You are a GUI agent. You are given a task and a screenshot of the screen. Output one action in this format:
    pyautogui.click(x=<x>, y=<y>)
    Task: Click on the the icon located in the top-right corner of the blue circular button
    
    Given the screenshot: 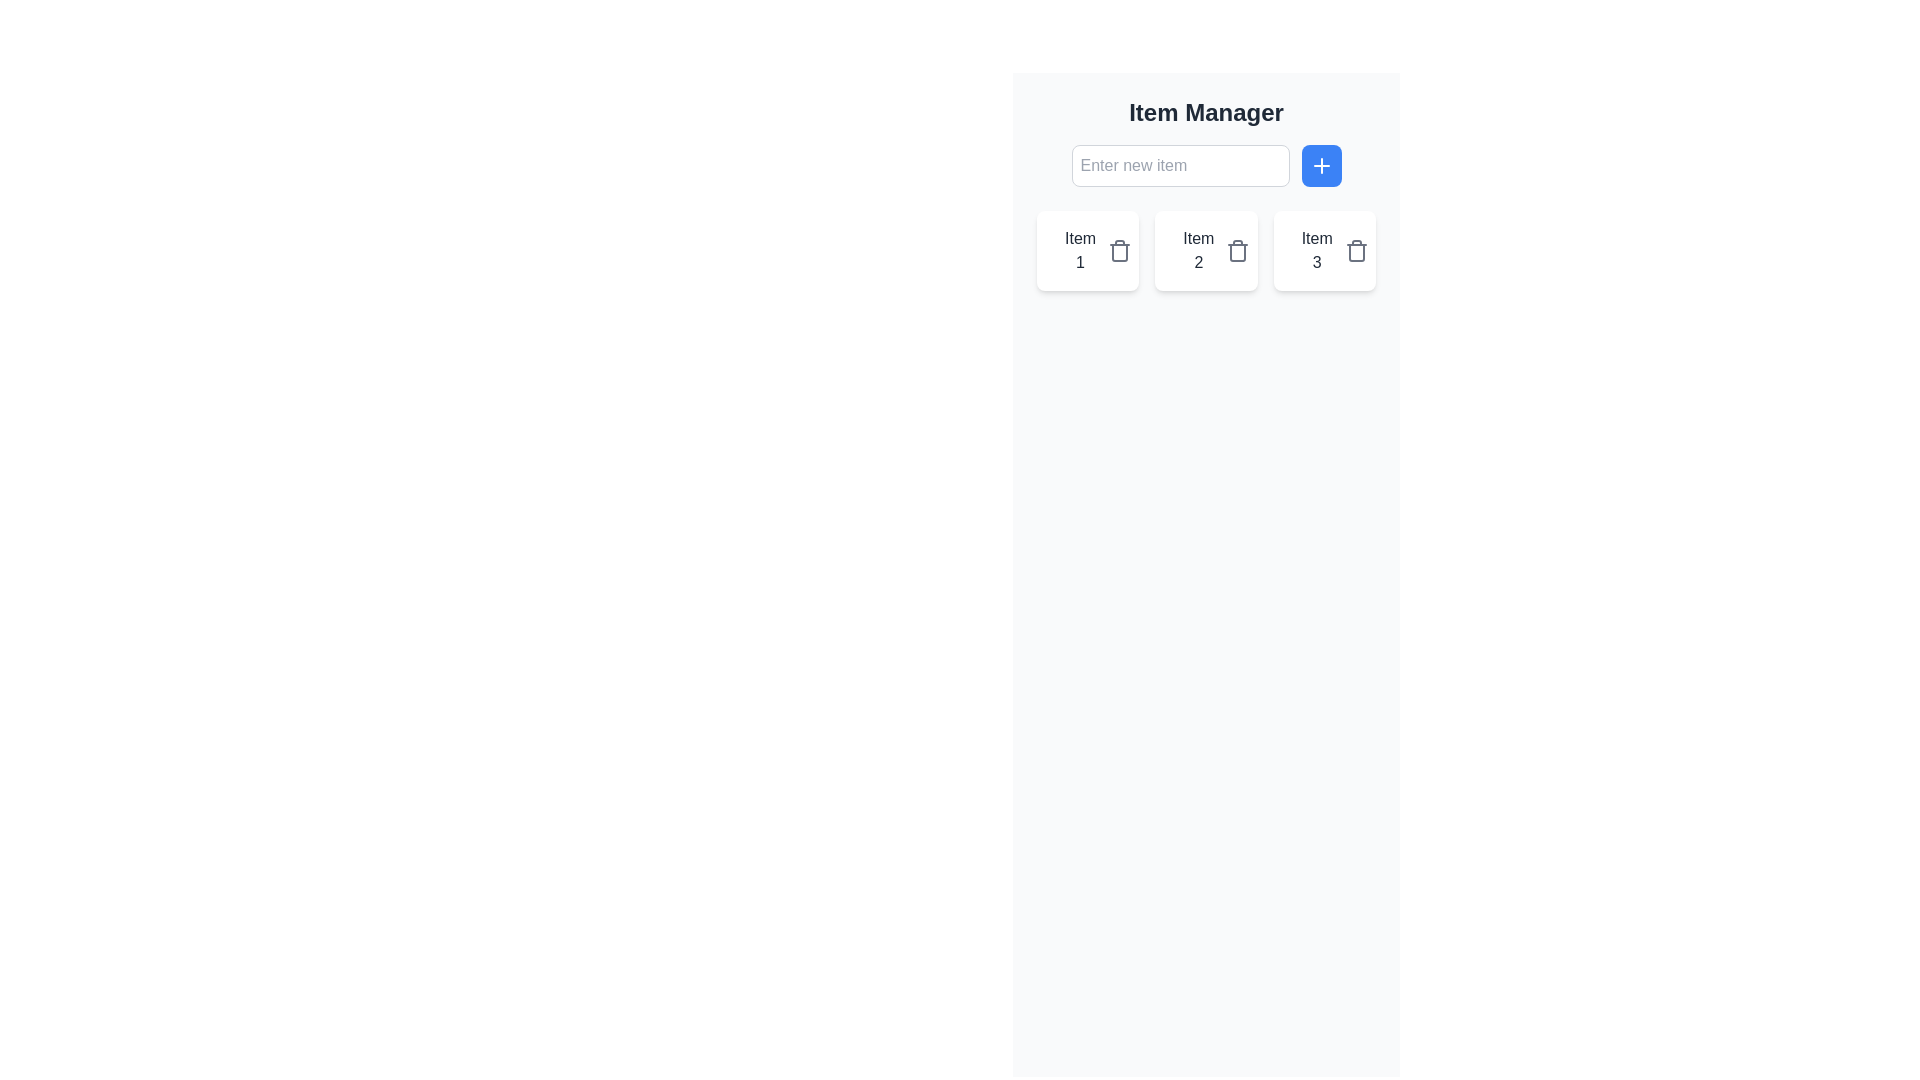 What is the action you would take?
    pyautogui.click(x=1321, y=164)
    